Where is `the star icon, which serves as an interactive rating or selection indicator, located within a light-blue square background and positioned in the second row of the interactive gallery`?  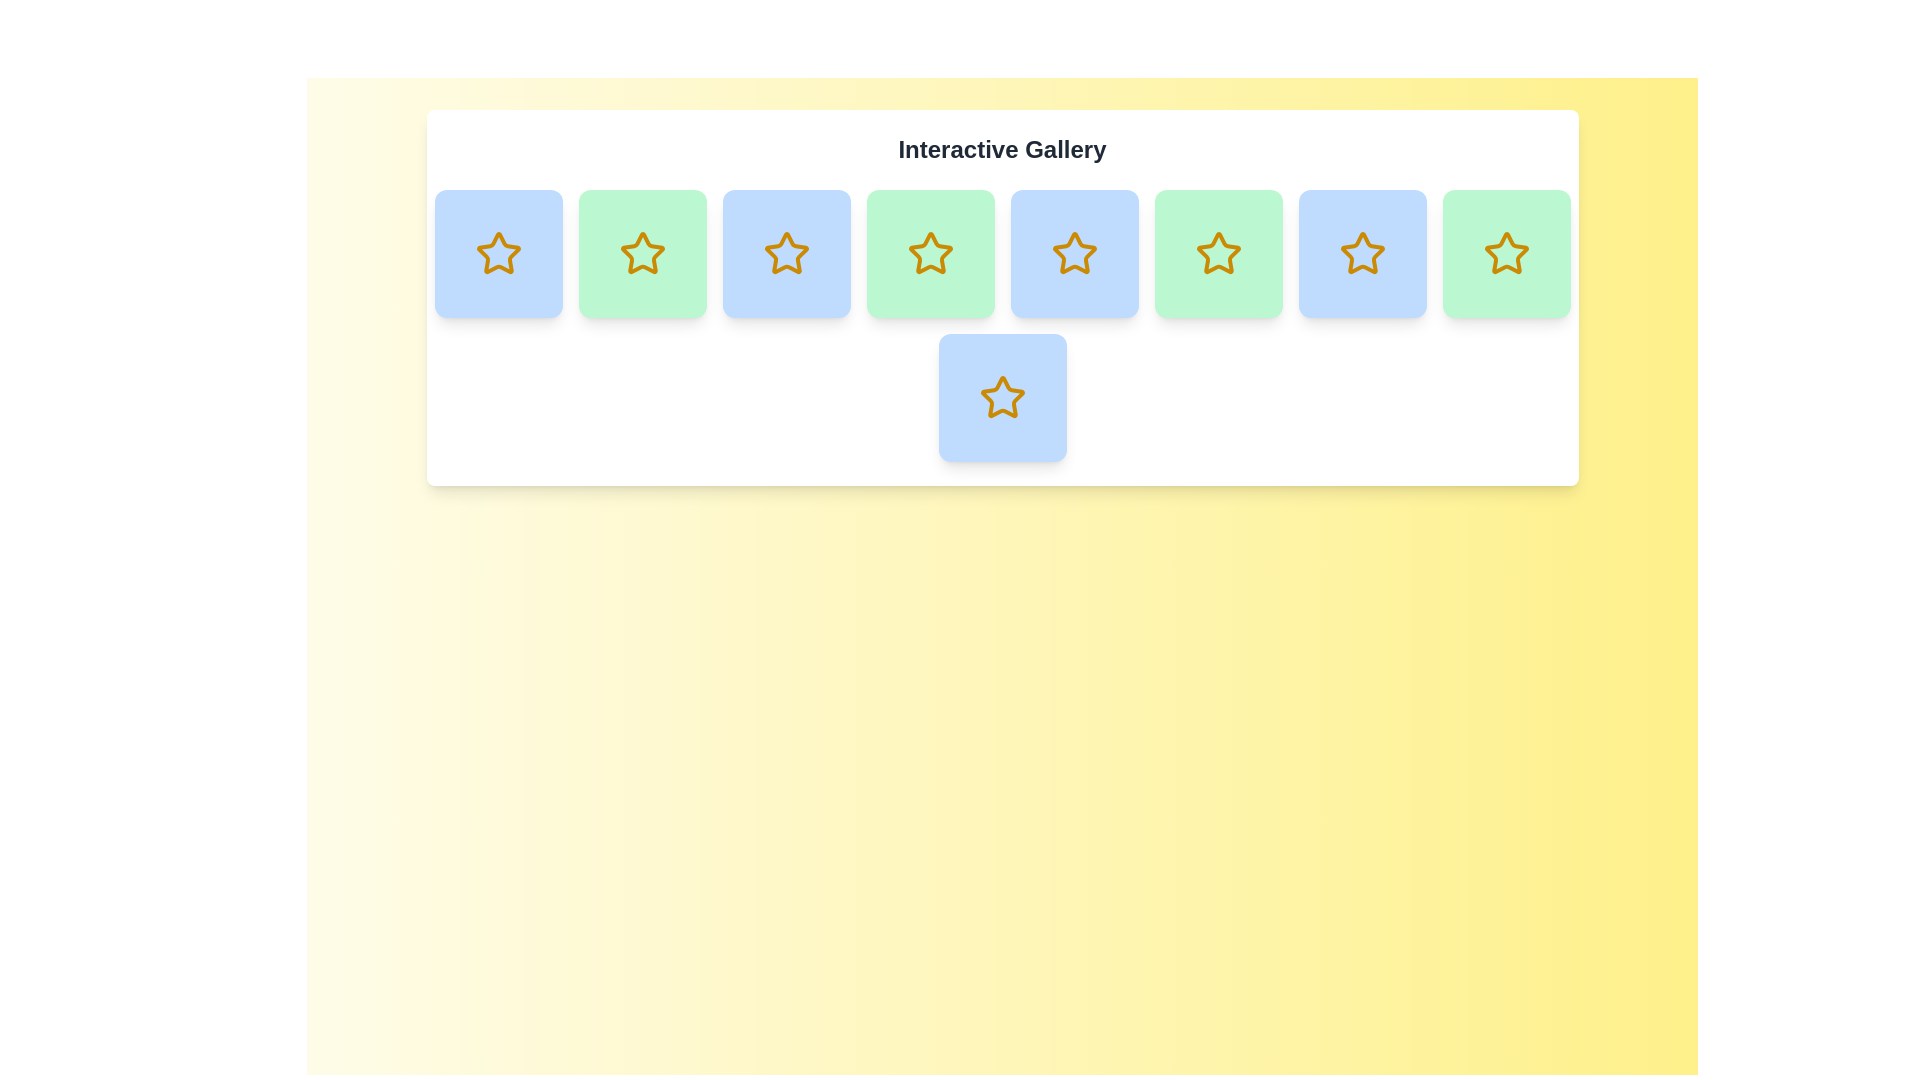 the star icon, which serves as an interactive rating or selection indicator, located within a light-blue square background and positioned in the second row of the interactive gallery is located at coordinates (785, 253).